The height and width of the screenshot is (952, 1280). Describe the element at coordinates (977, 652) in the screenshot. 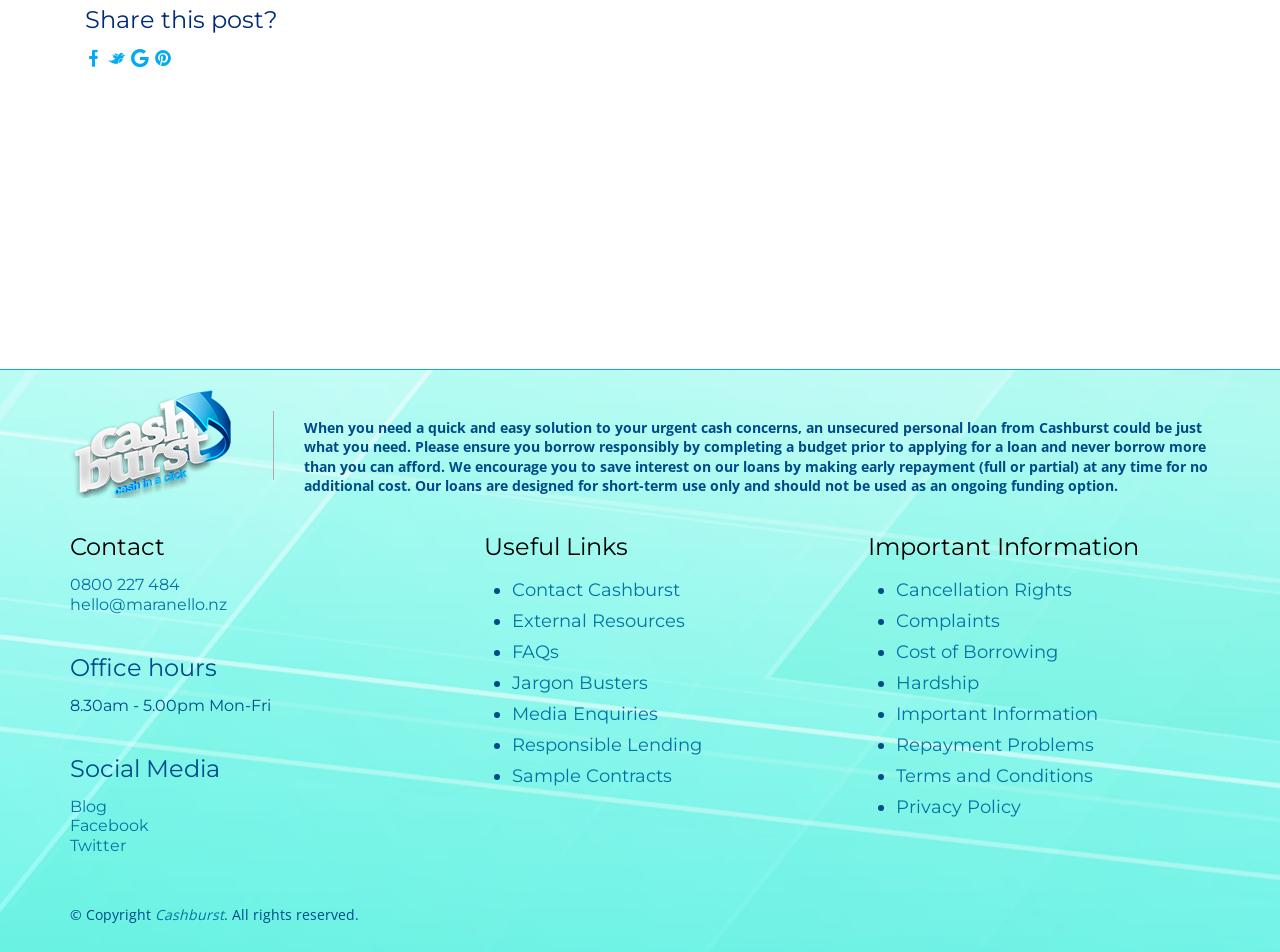

I see `'Cost of Borrowing'` at that location.